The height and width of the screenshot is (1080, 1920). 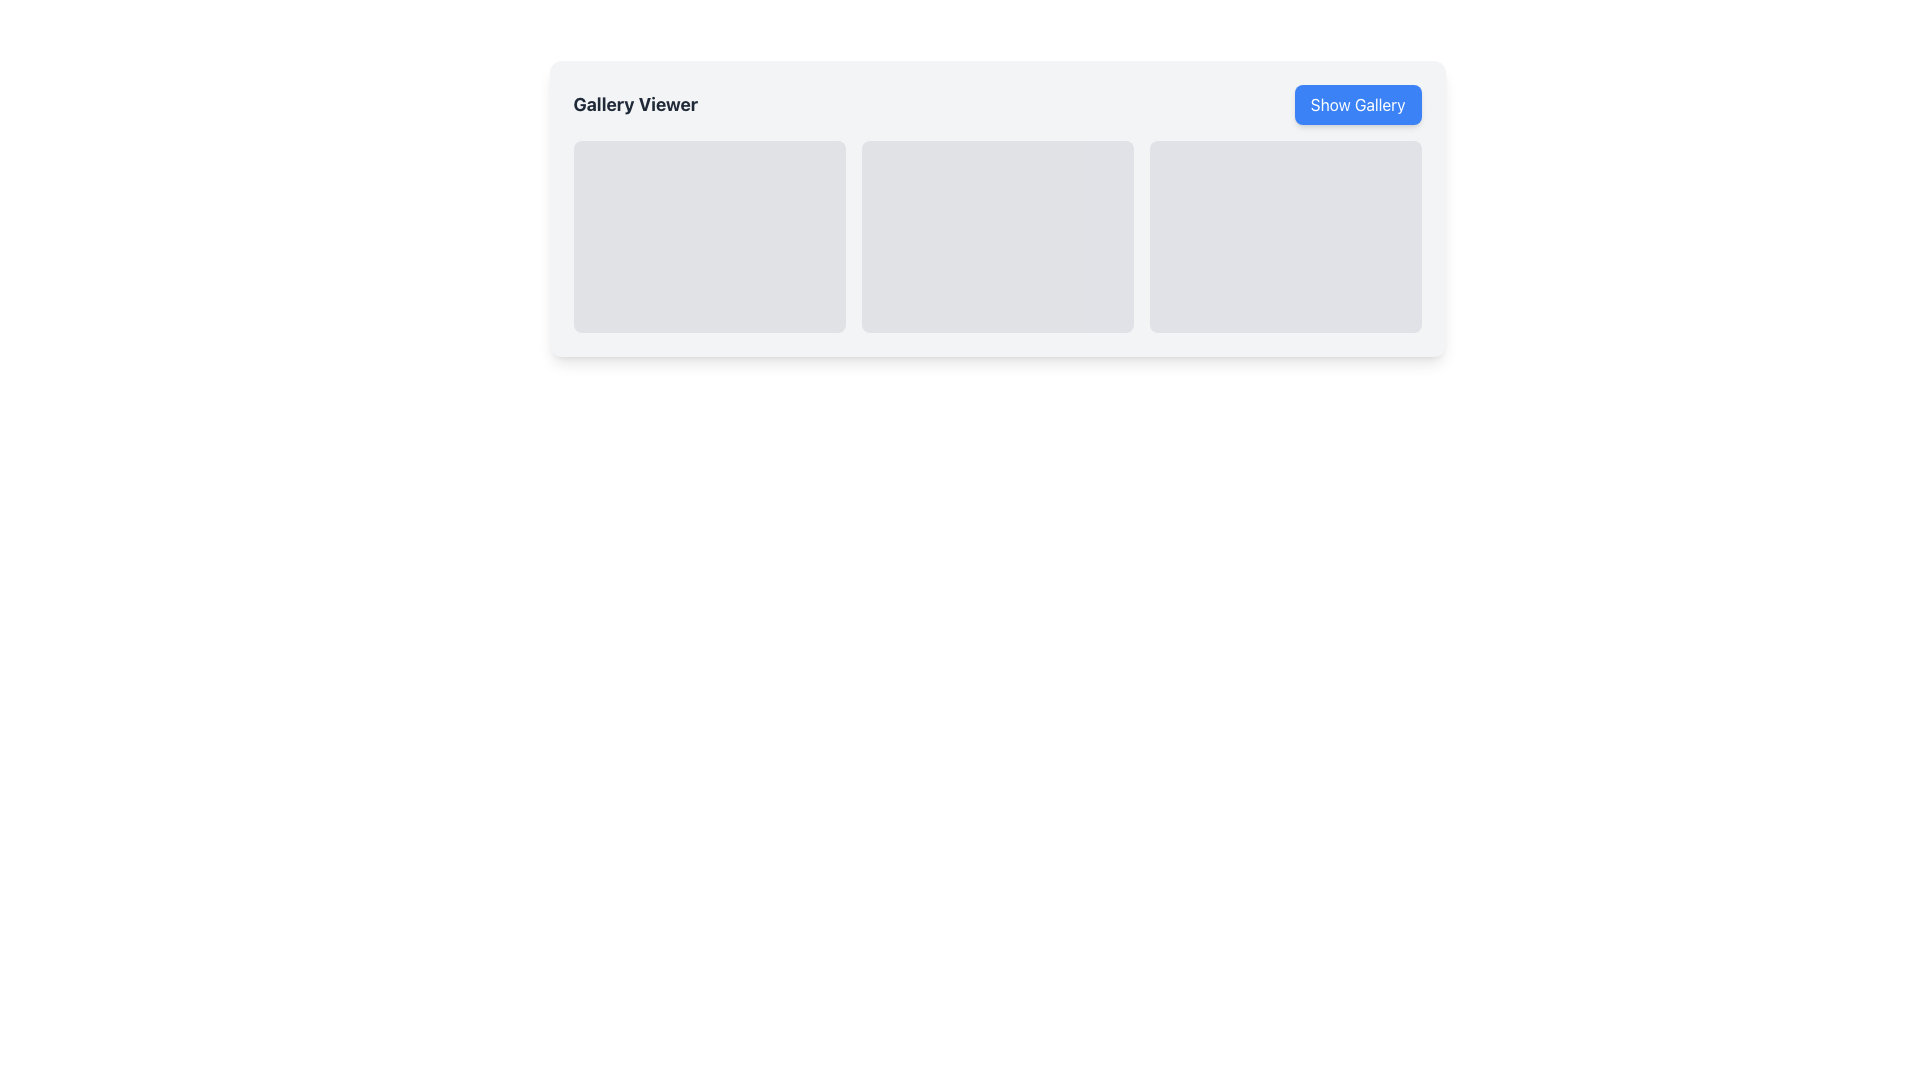 What do you see at coordinates (997, 235) in the screenshot?
I see `the second gray rectangle with rounded corners in the horizontal grid layout` at bounding box center [997, 235].